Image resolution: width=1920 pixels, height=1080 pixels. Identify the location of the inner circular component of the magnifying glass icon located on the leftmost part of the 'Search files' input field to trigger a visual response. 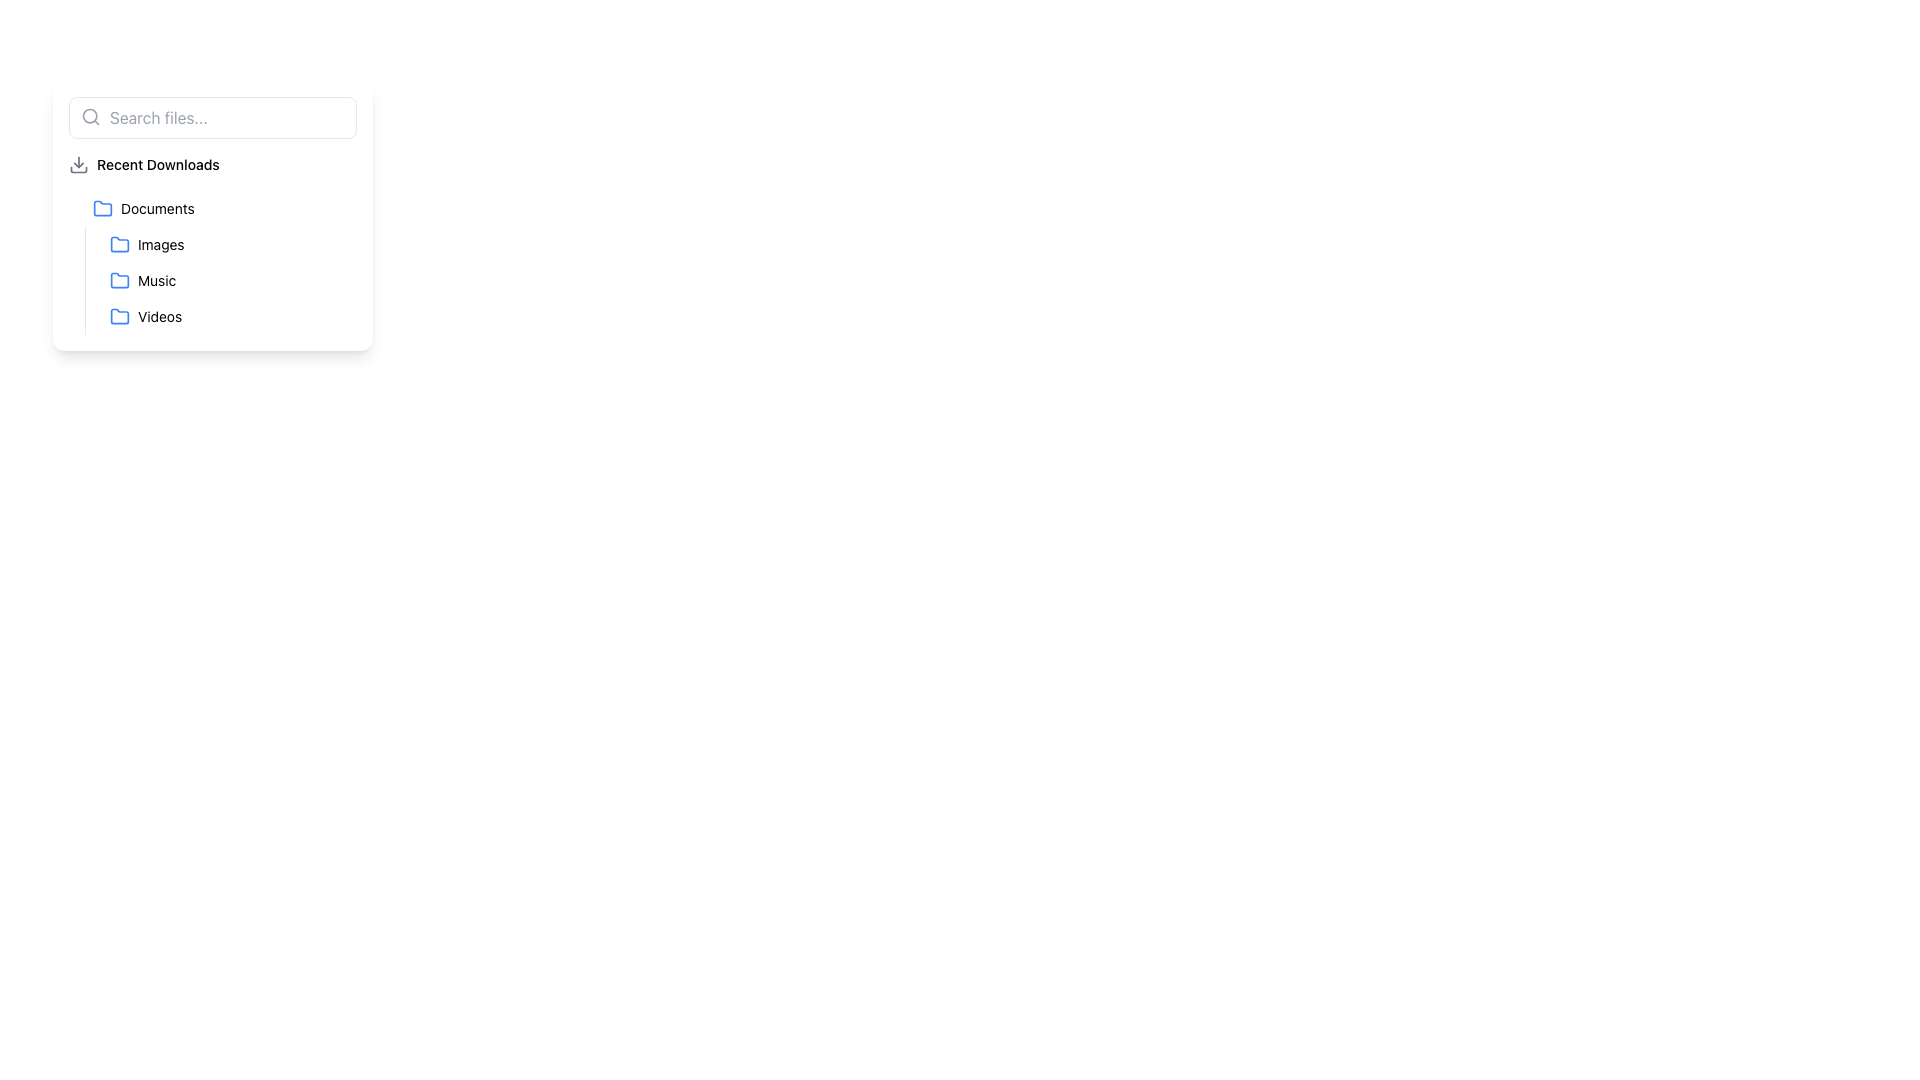
(89, 116).